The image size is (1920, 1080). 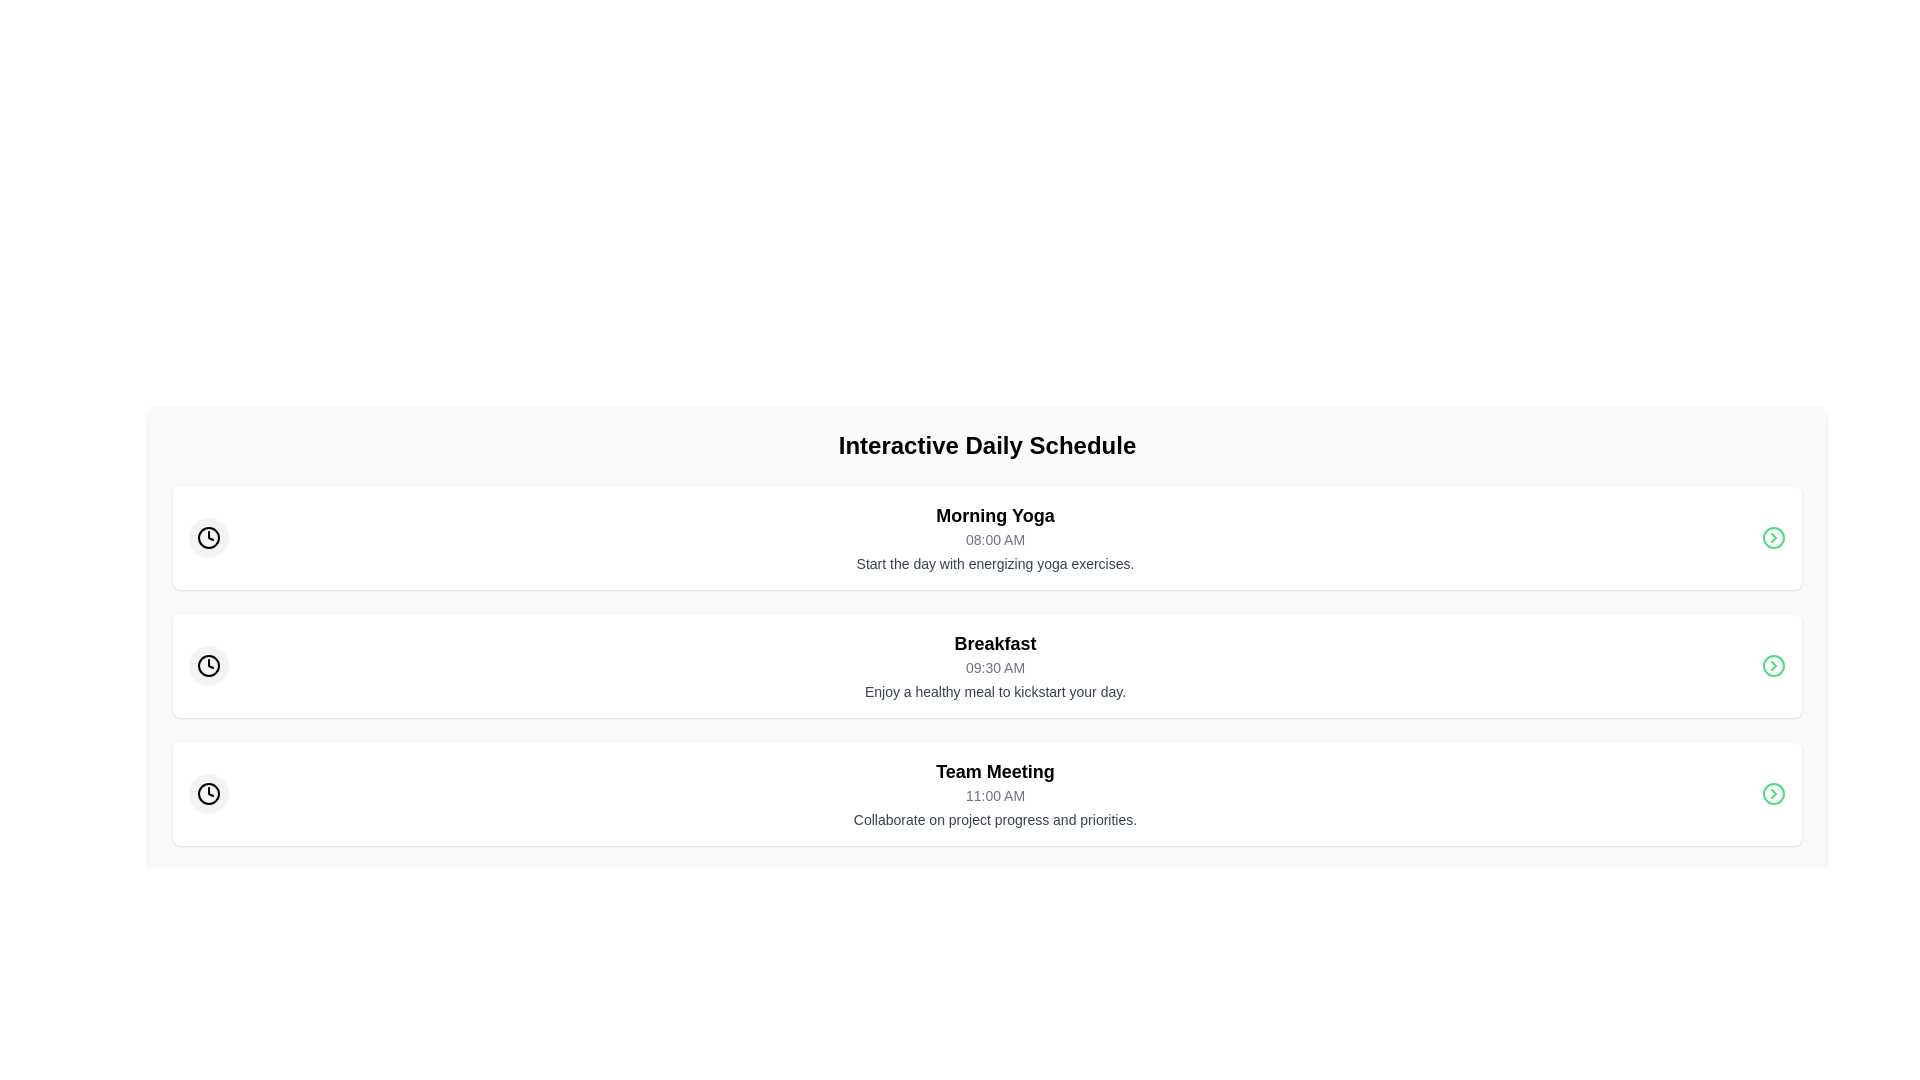 What do you see at coordinates (995, 820) in the screenshot?
I see `the text label providing additional details about the 'Team Meeting' positioned below the time '11:00 AM'` at bounding box center [995, 820].